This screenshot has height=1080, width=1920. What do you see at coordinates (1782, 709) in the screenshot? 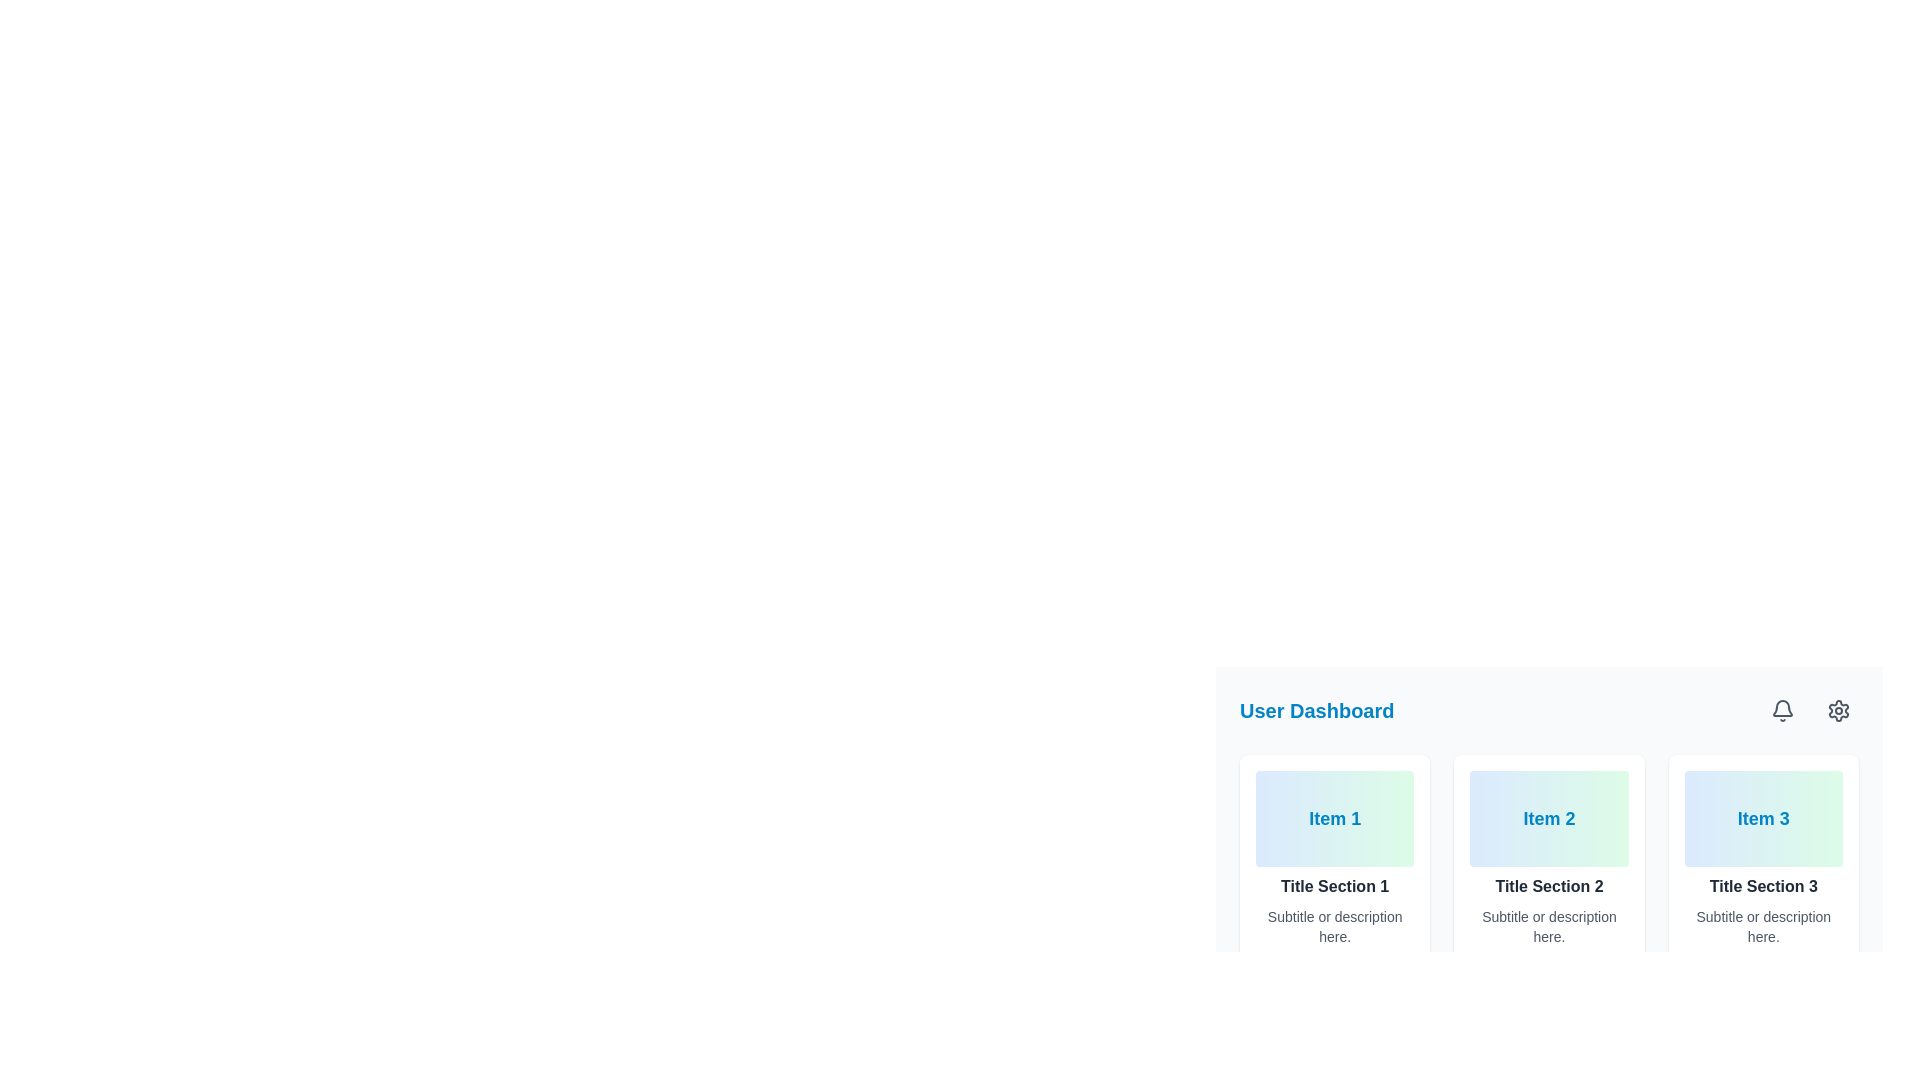
I see `the bell icon button, which is styled as a minimalist outlined SVG in gray and located at the top-right corner of the dashboard interface` at bounding box center [1782, 709].